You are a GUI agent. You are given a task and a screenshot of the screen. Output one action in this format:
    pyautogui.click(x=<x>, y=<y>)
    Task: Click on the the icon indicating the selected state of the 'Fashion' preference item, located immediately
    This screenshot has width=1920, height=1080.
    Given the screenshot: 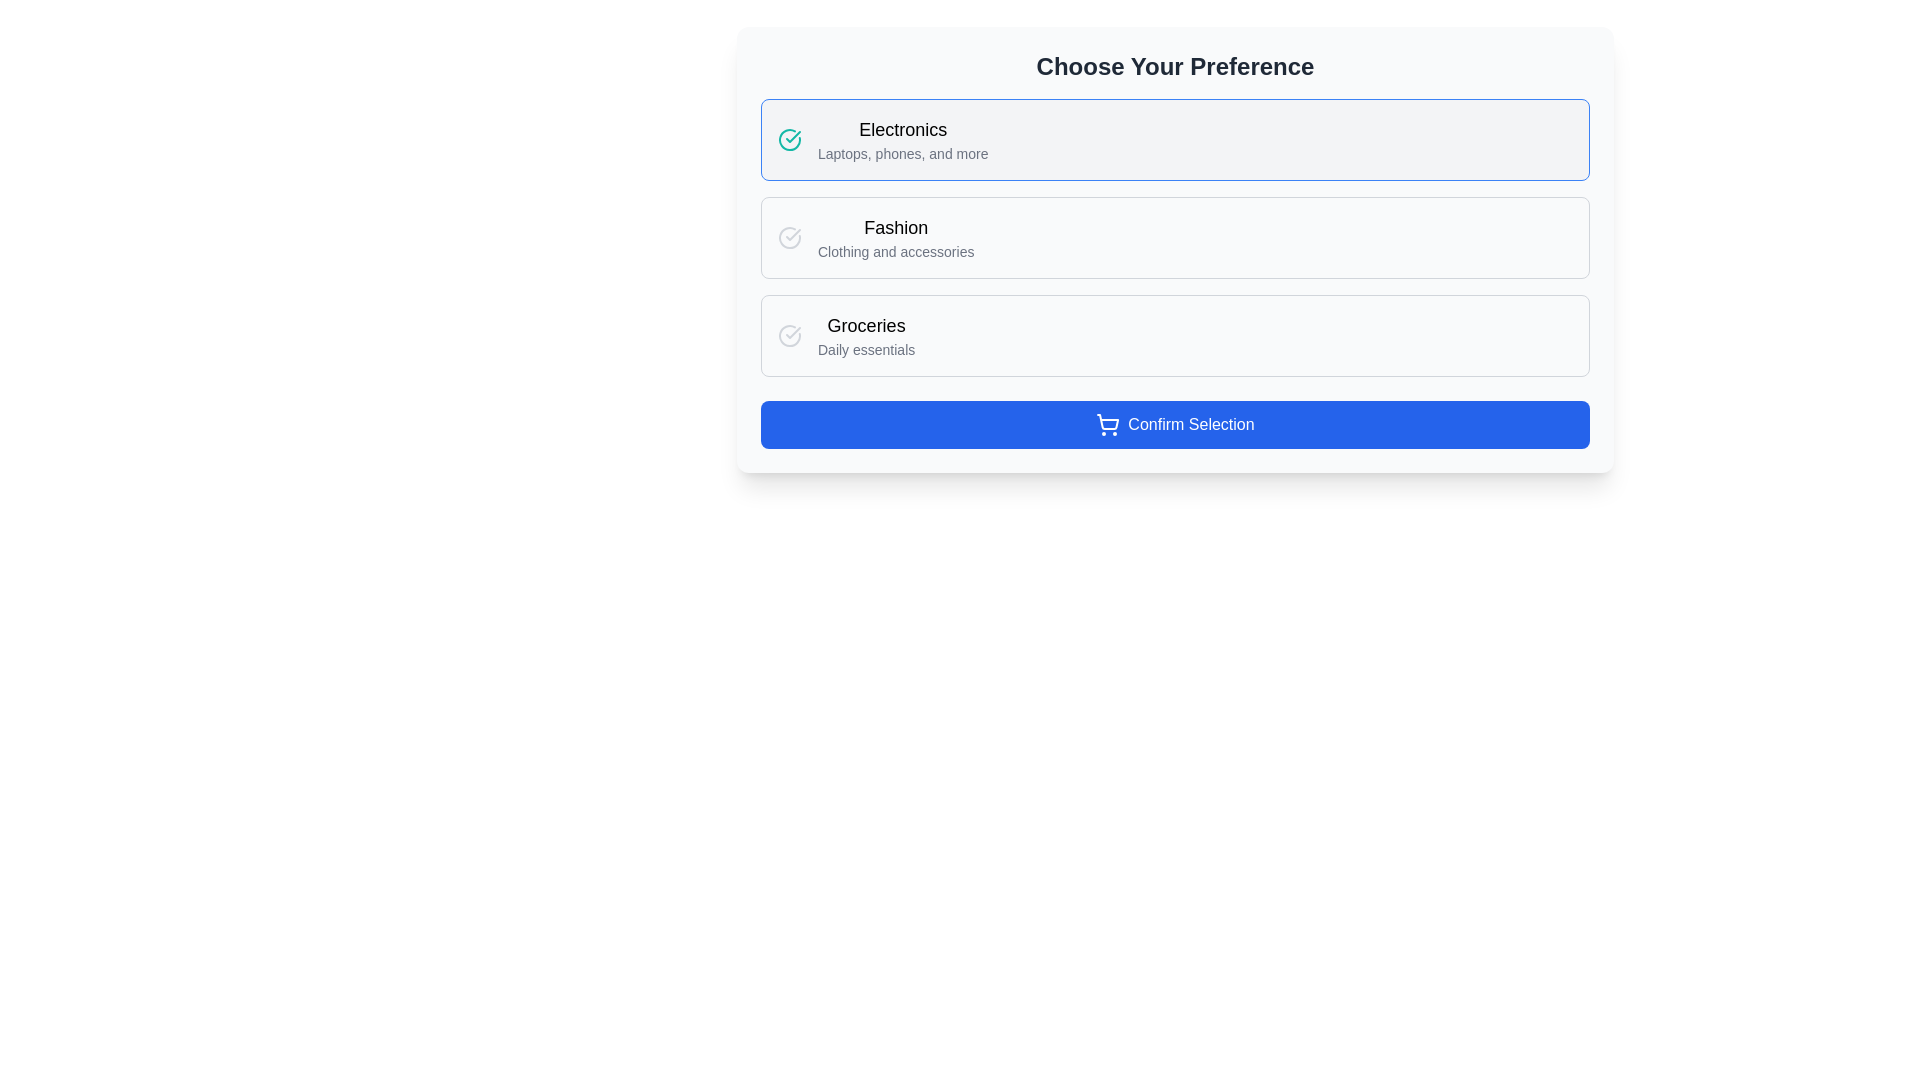 What is the action you would take?
    pyautogui.click(x=789, y=237)
    